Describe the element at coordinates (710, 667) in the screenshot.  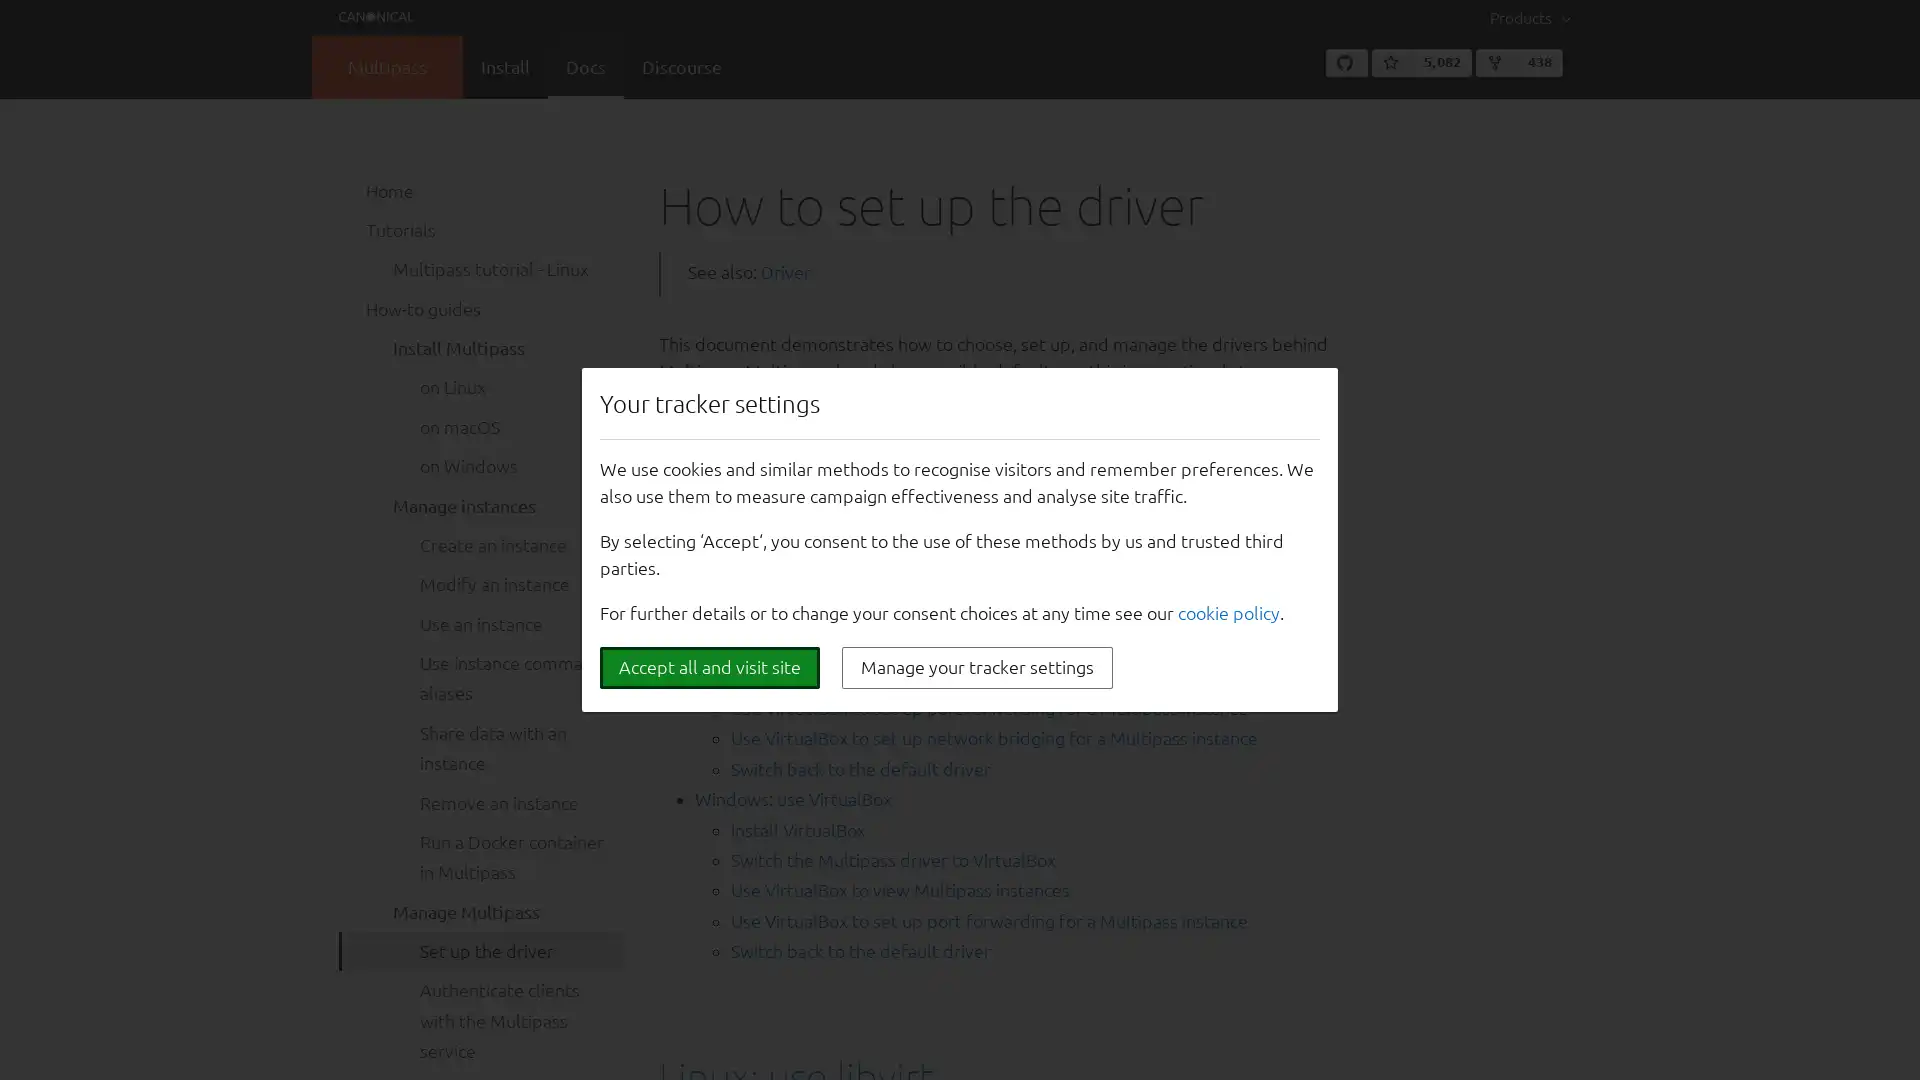
I see `Accept all and visit site` at that location.